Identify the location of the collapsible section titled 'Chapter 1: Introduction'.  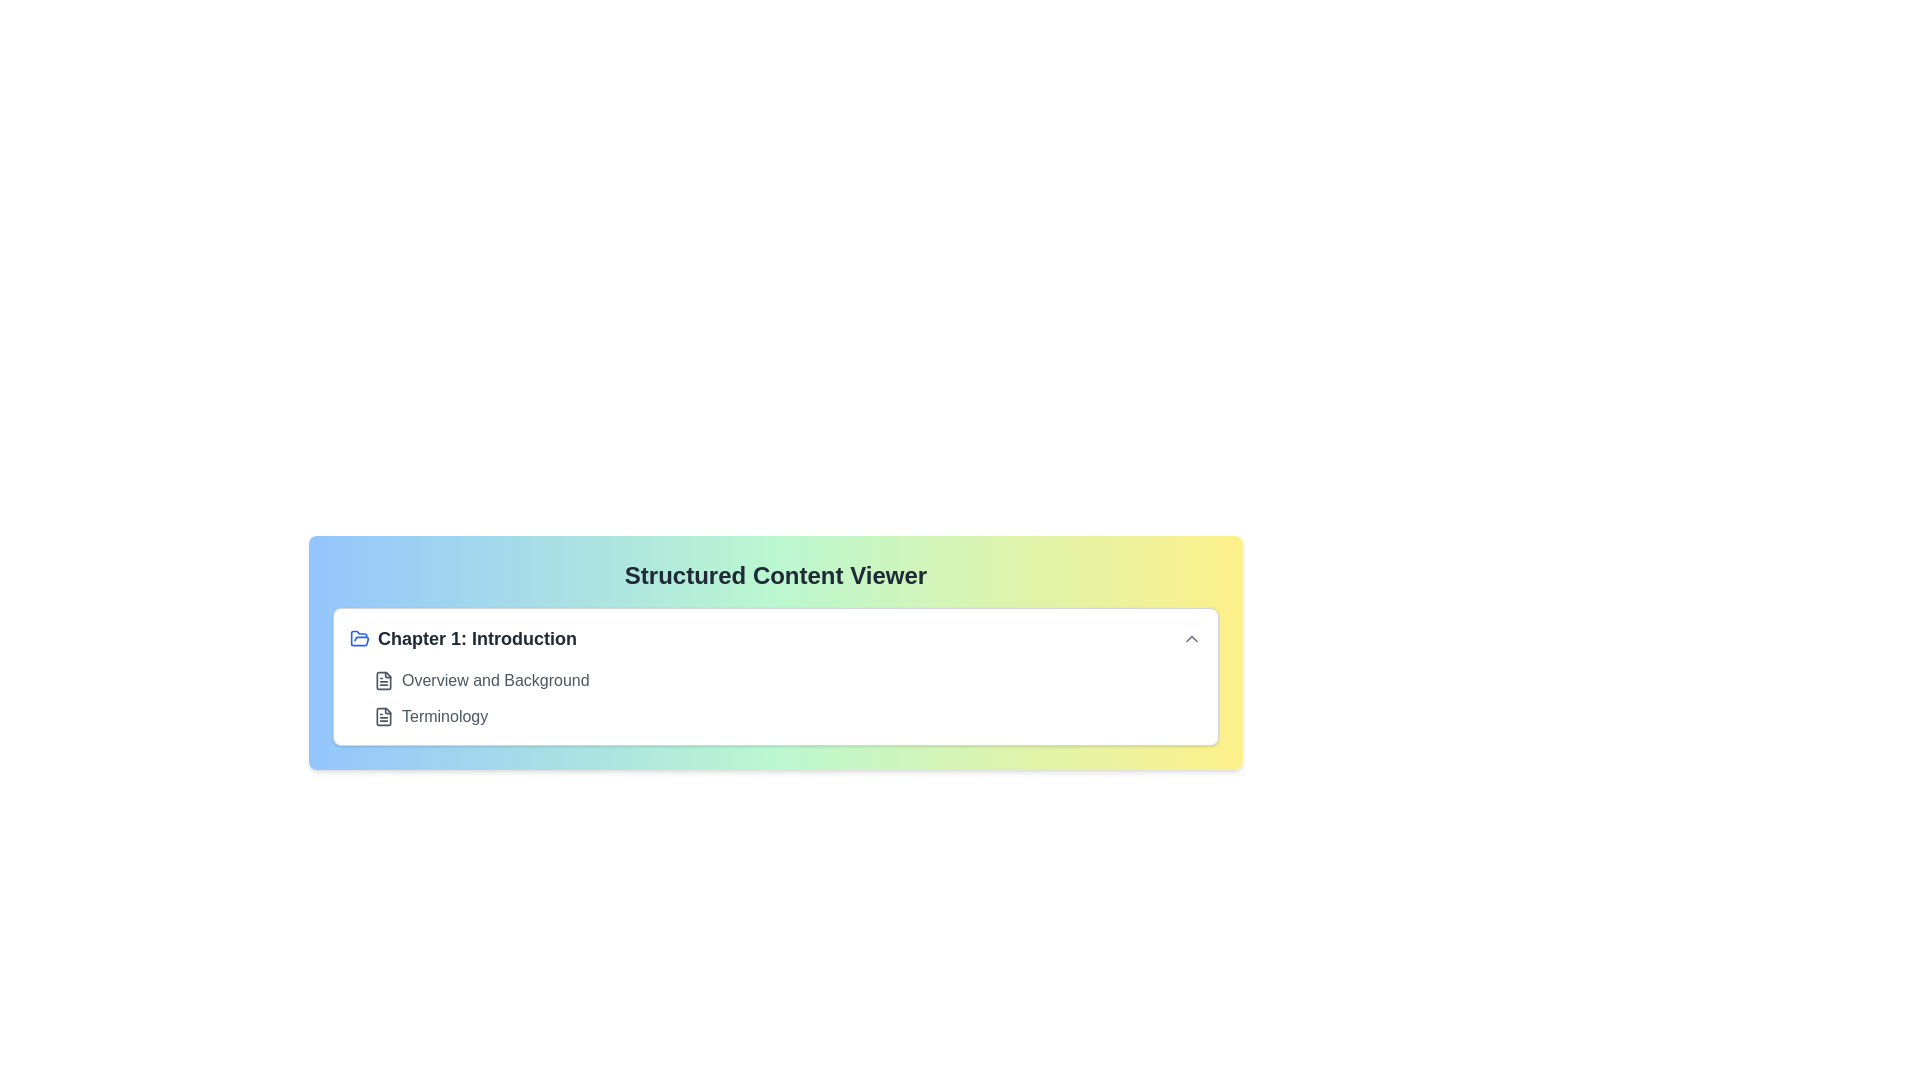
(775, 676).